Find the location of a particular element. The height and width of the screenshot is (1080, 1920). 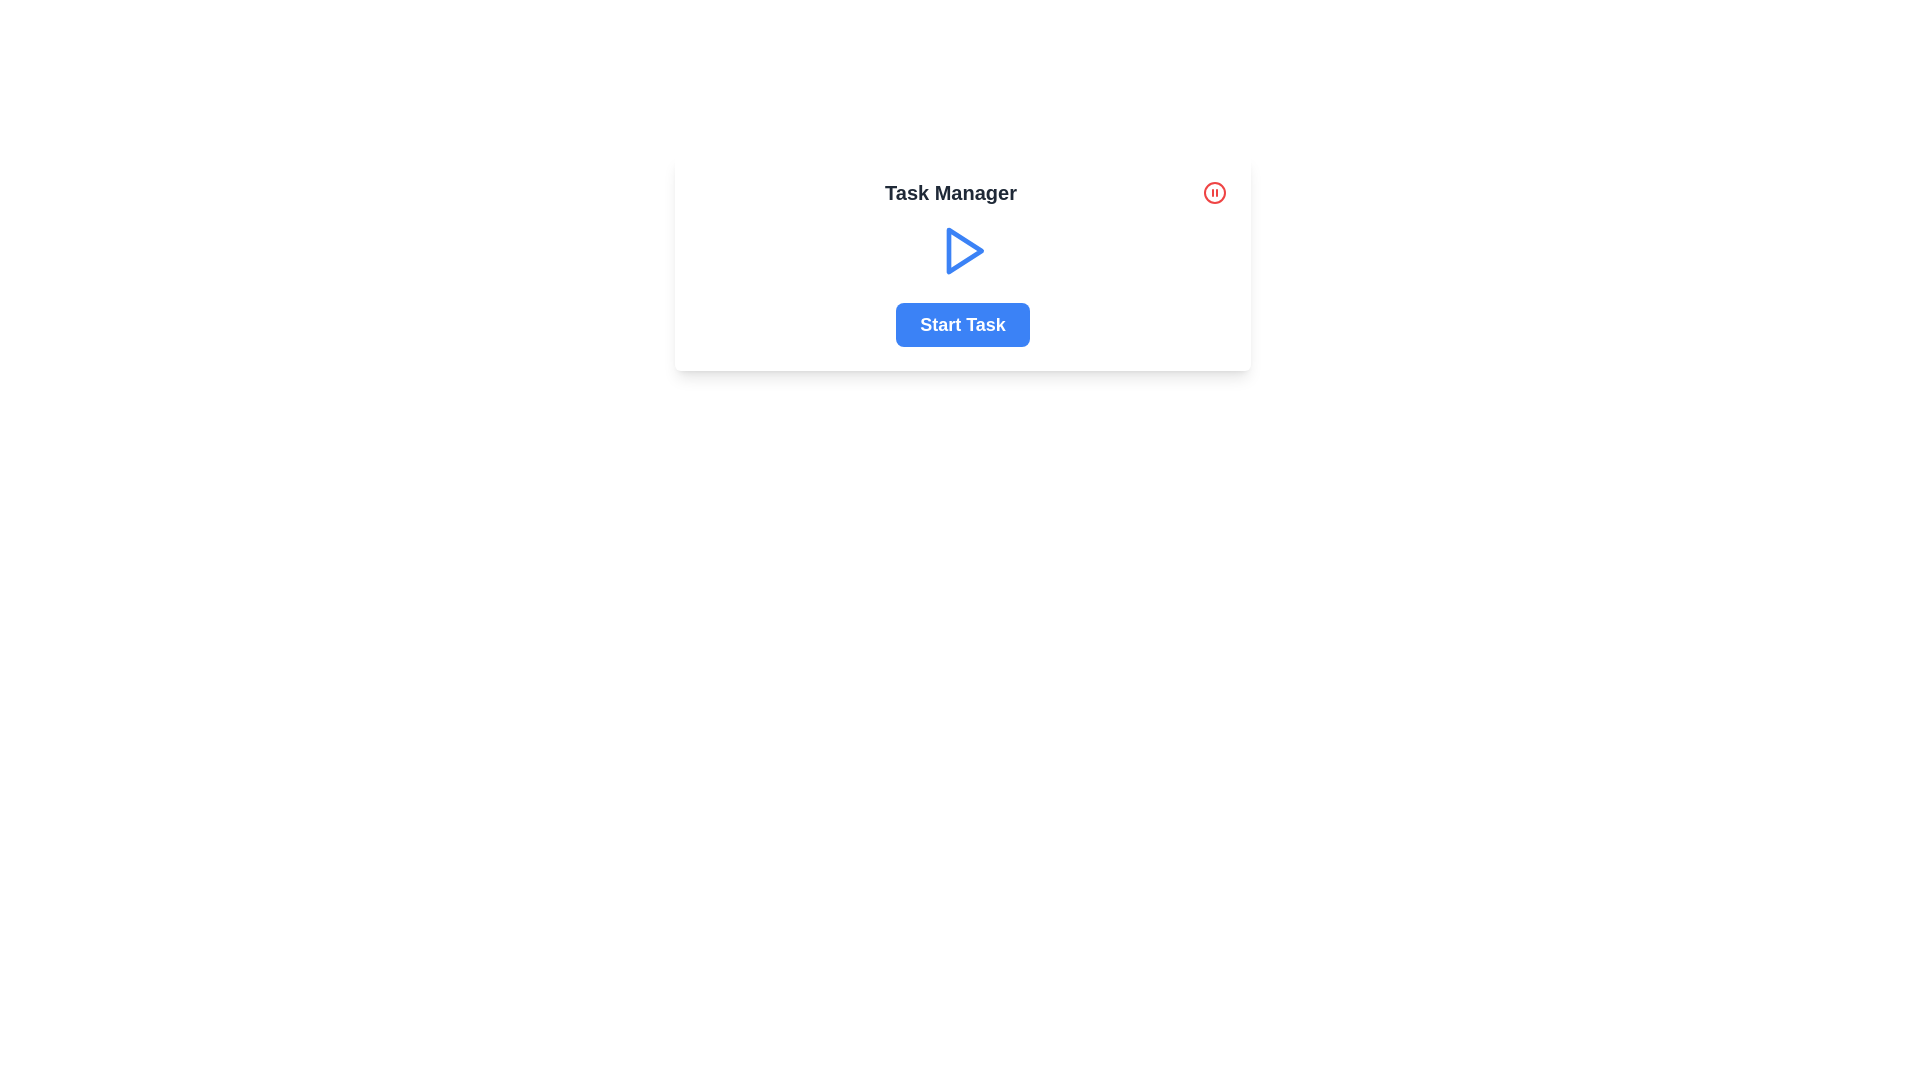

the central button below the play icon is located at coordinates (963, 323).